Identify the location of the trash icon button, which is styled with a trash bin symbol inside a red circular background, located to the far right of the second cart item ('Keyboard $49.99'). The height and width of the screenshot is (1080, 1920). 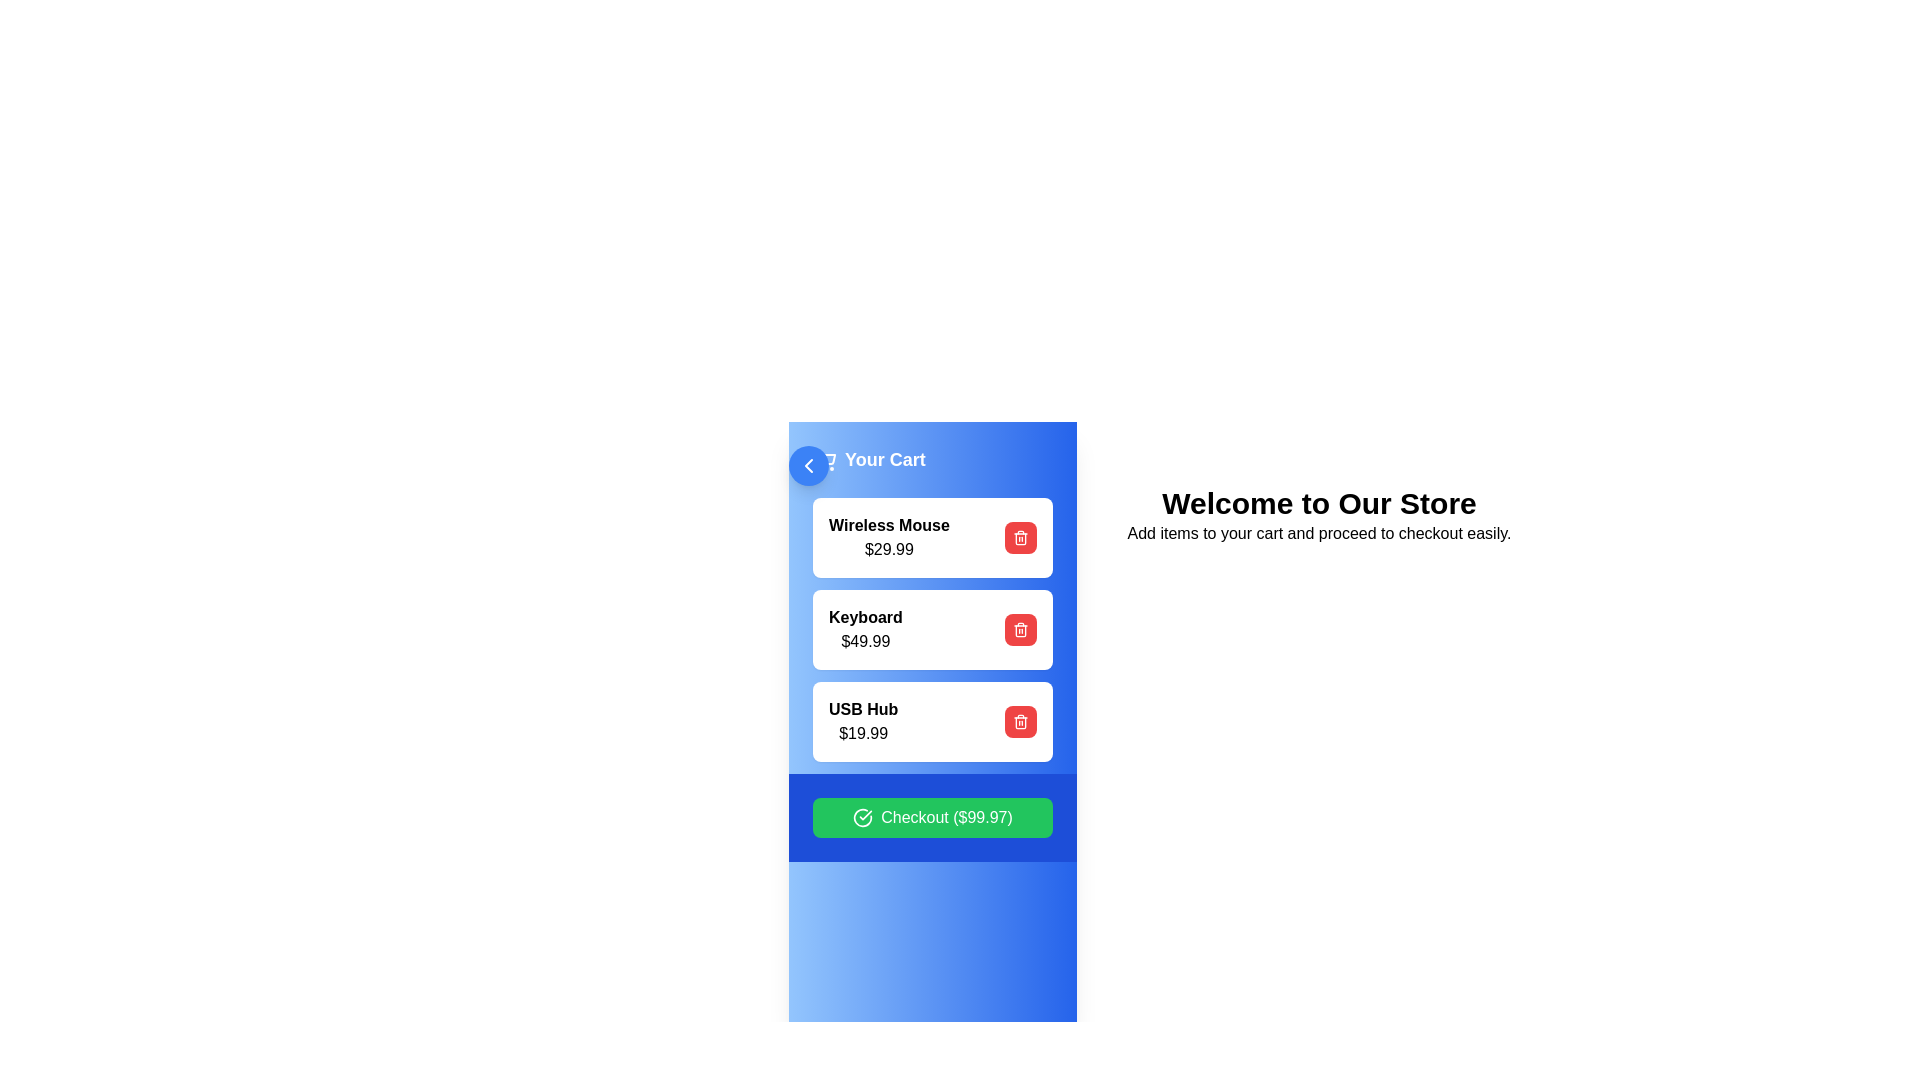
(1021, 628).